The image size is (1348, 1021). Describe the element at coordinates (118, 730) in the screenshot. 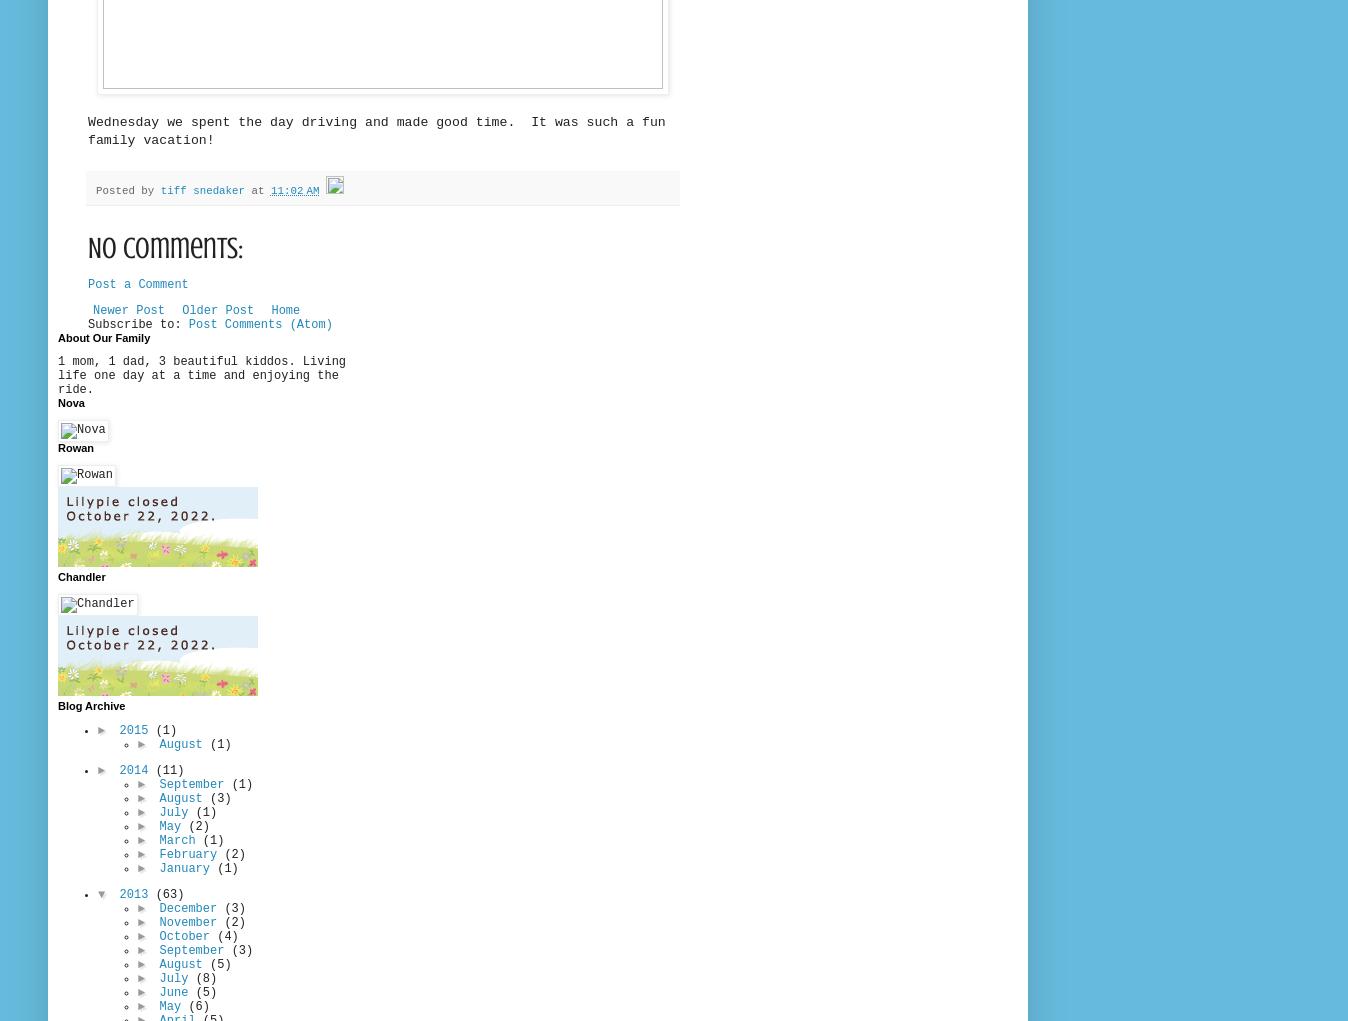

I see `'2015'` at that location.